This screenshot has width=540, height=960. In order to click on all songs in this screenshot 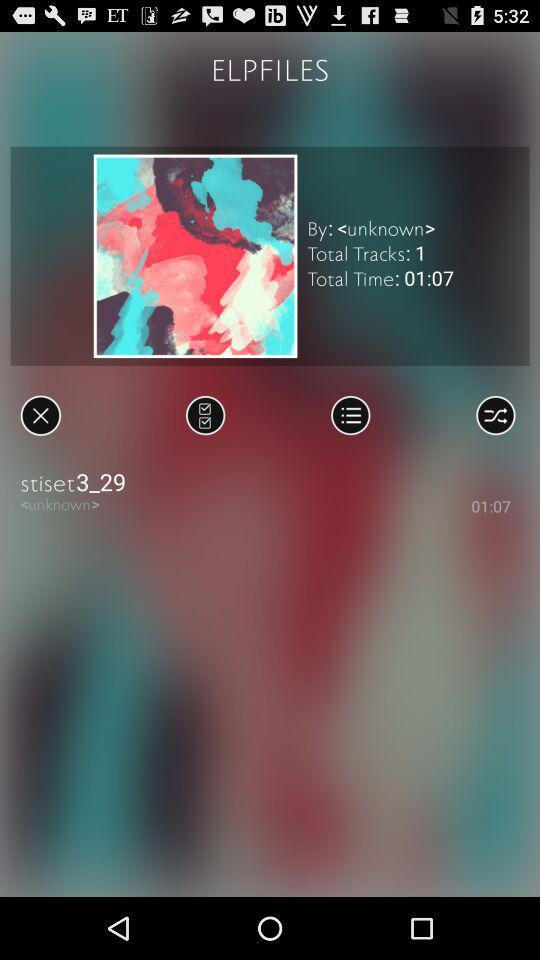, I will do `click(204, 414)`.